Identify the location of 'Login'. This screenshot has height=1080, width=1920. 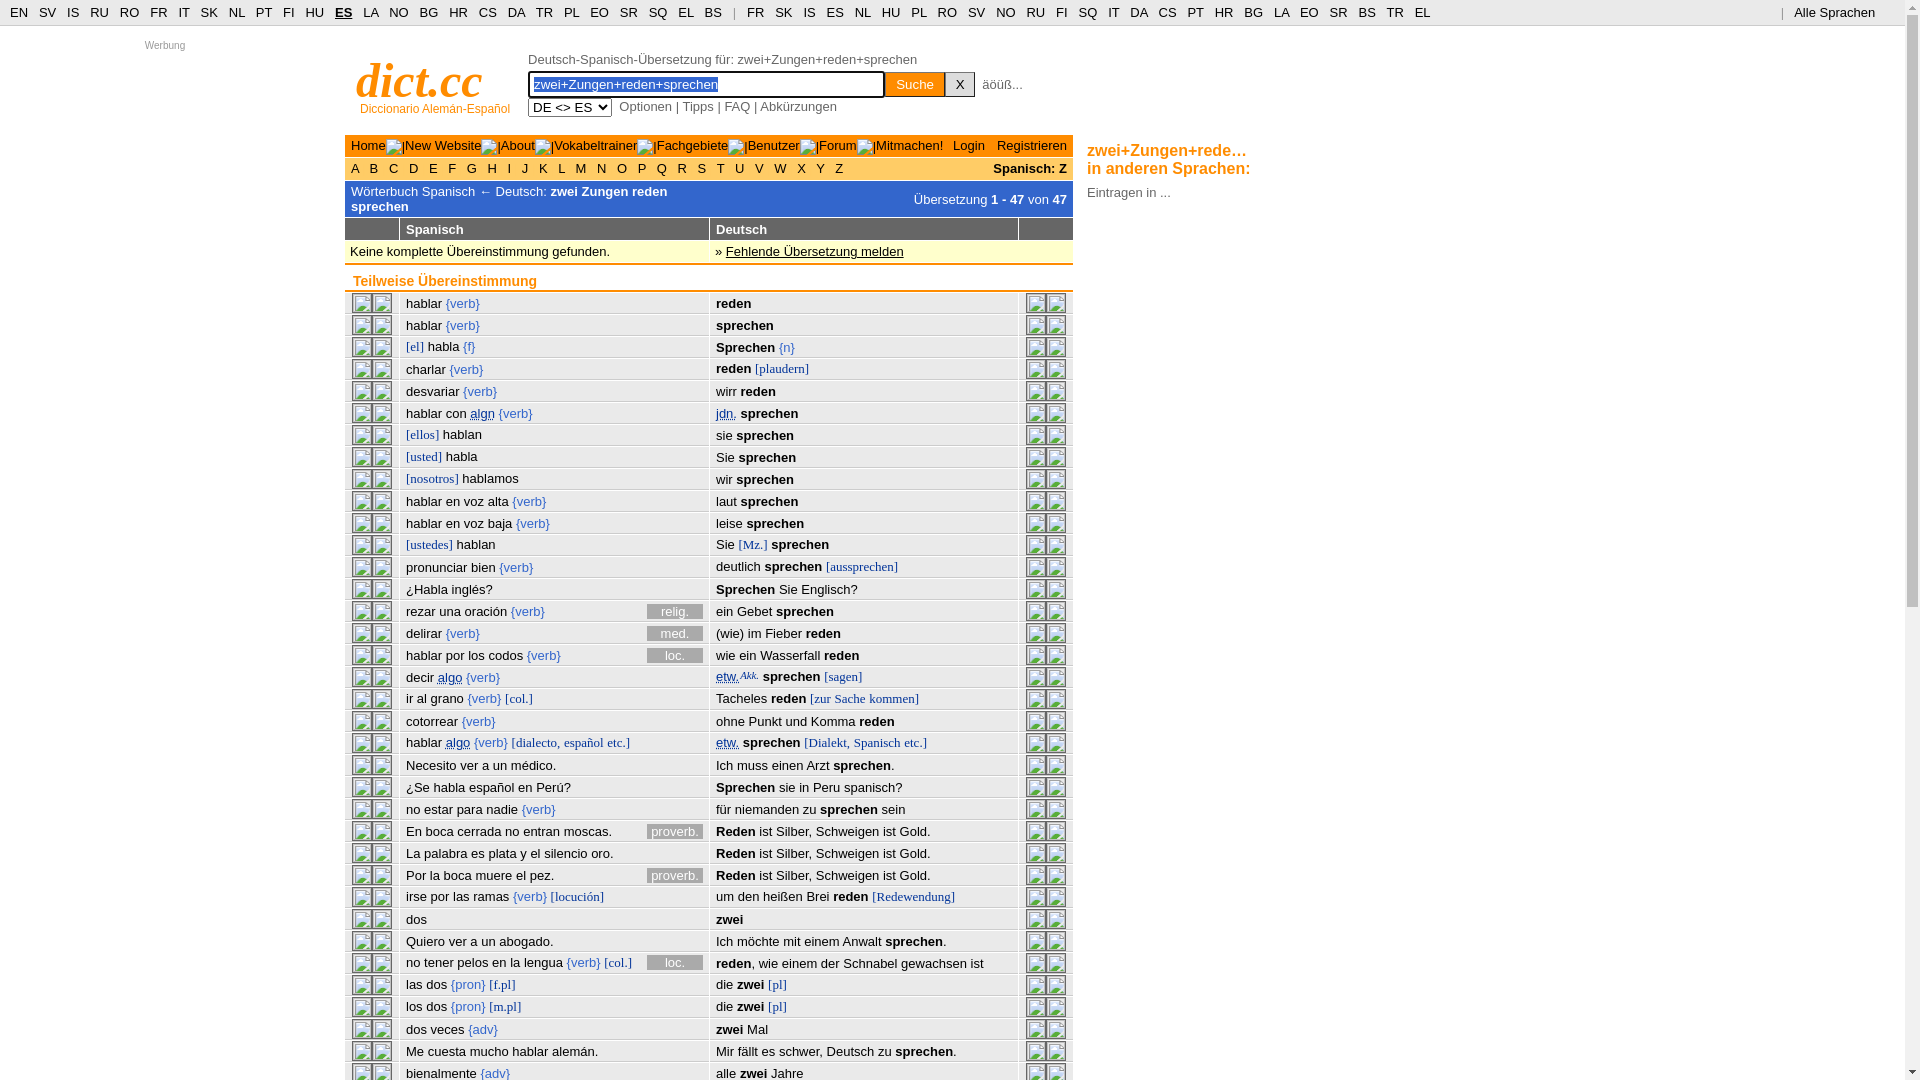
(952, 144).